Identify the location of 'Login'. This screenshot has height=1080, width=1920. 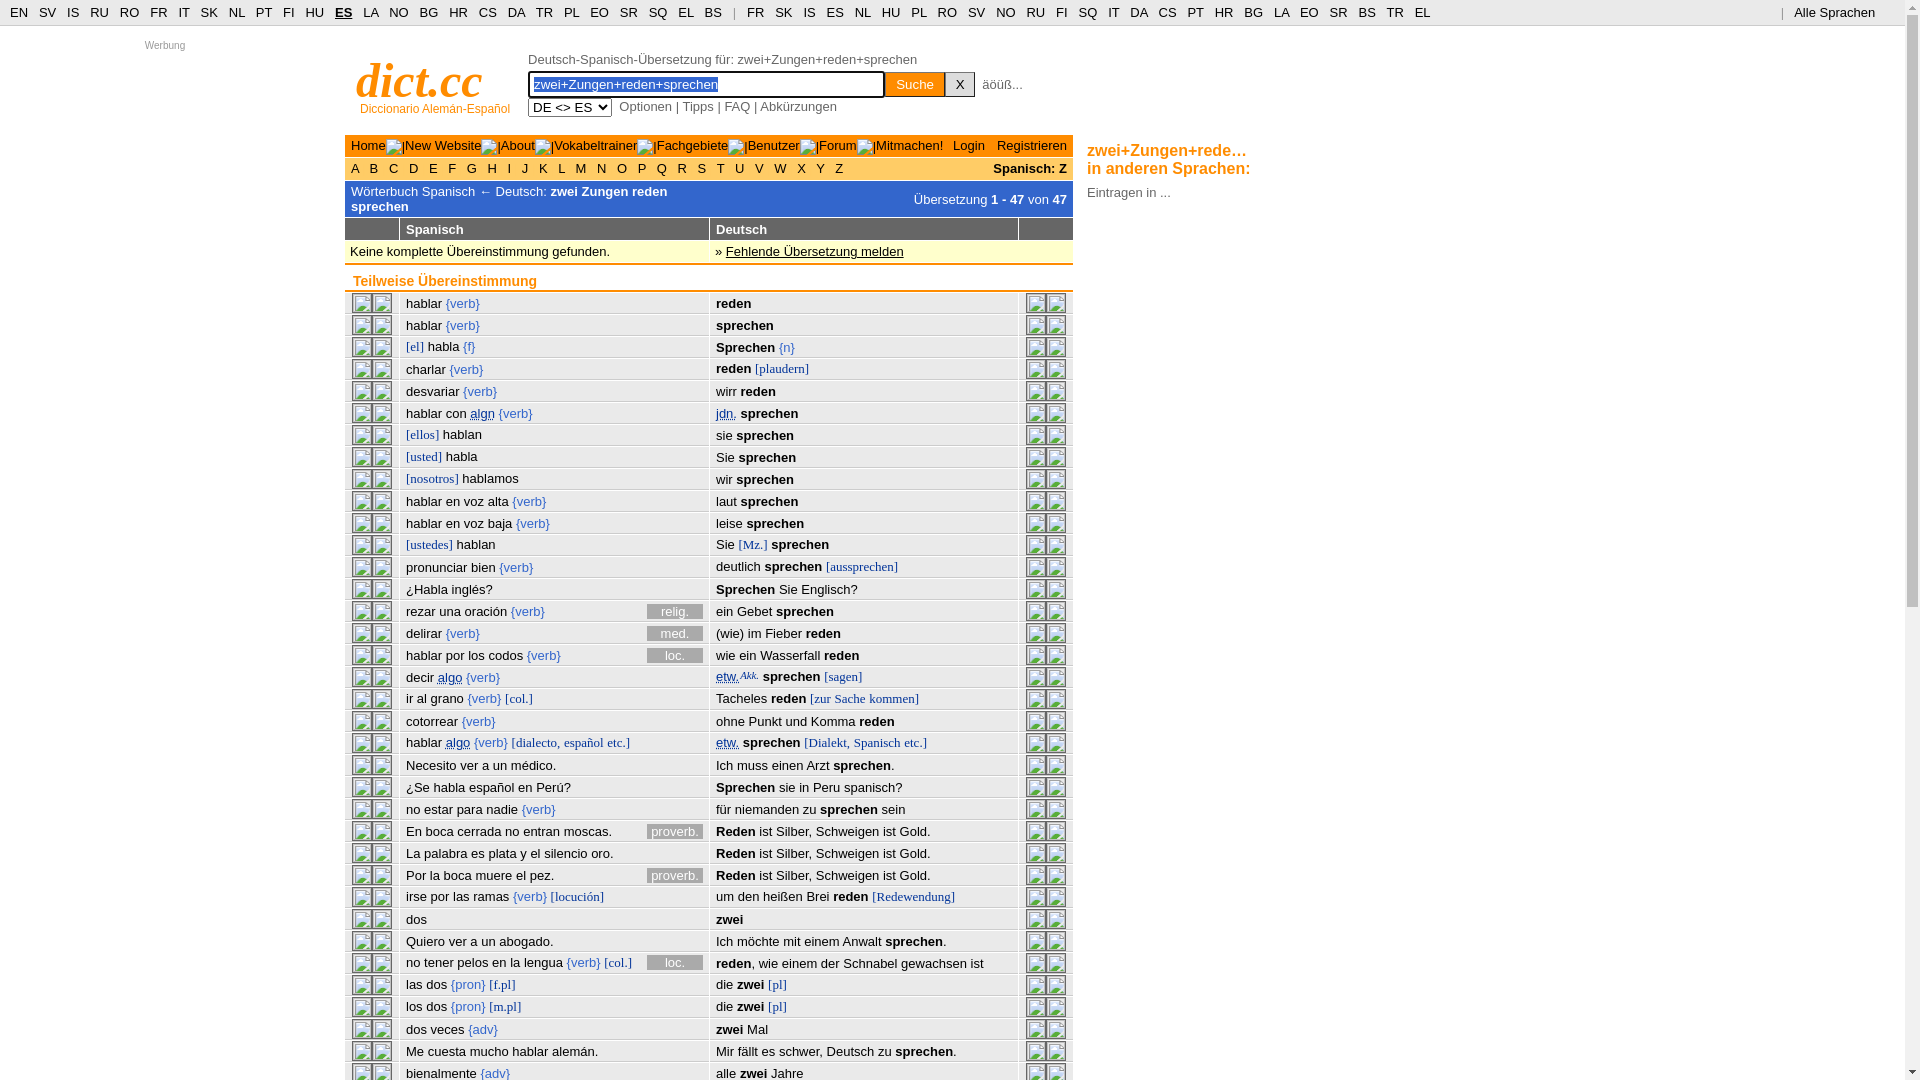
(952, 144).